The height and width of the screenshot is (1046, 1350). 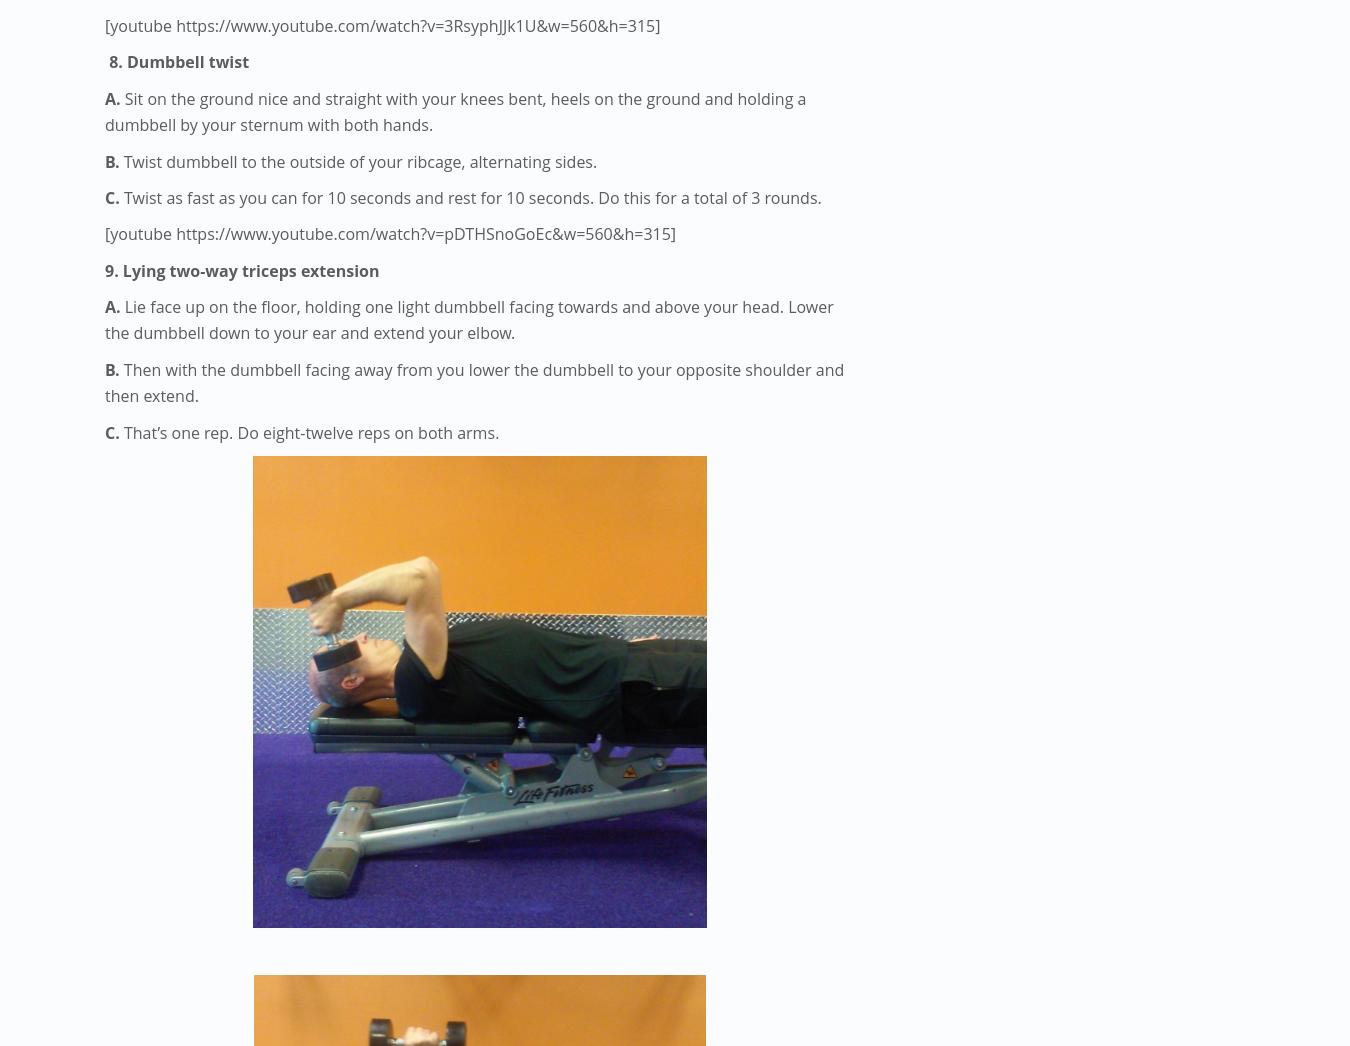 What do you see at coordinates (454, 110) in the screenshot?
I see `'Sit on the ground nice and straight with your knees bent, heels on the ground and holding a dumbbell by your sternum with both hands.'` at bounding box center [454, 110].